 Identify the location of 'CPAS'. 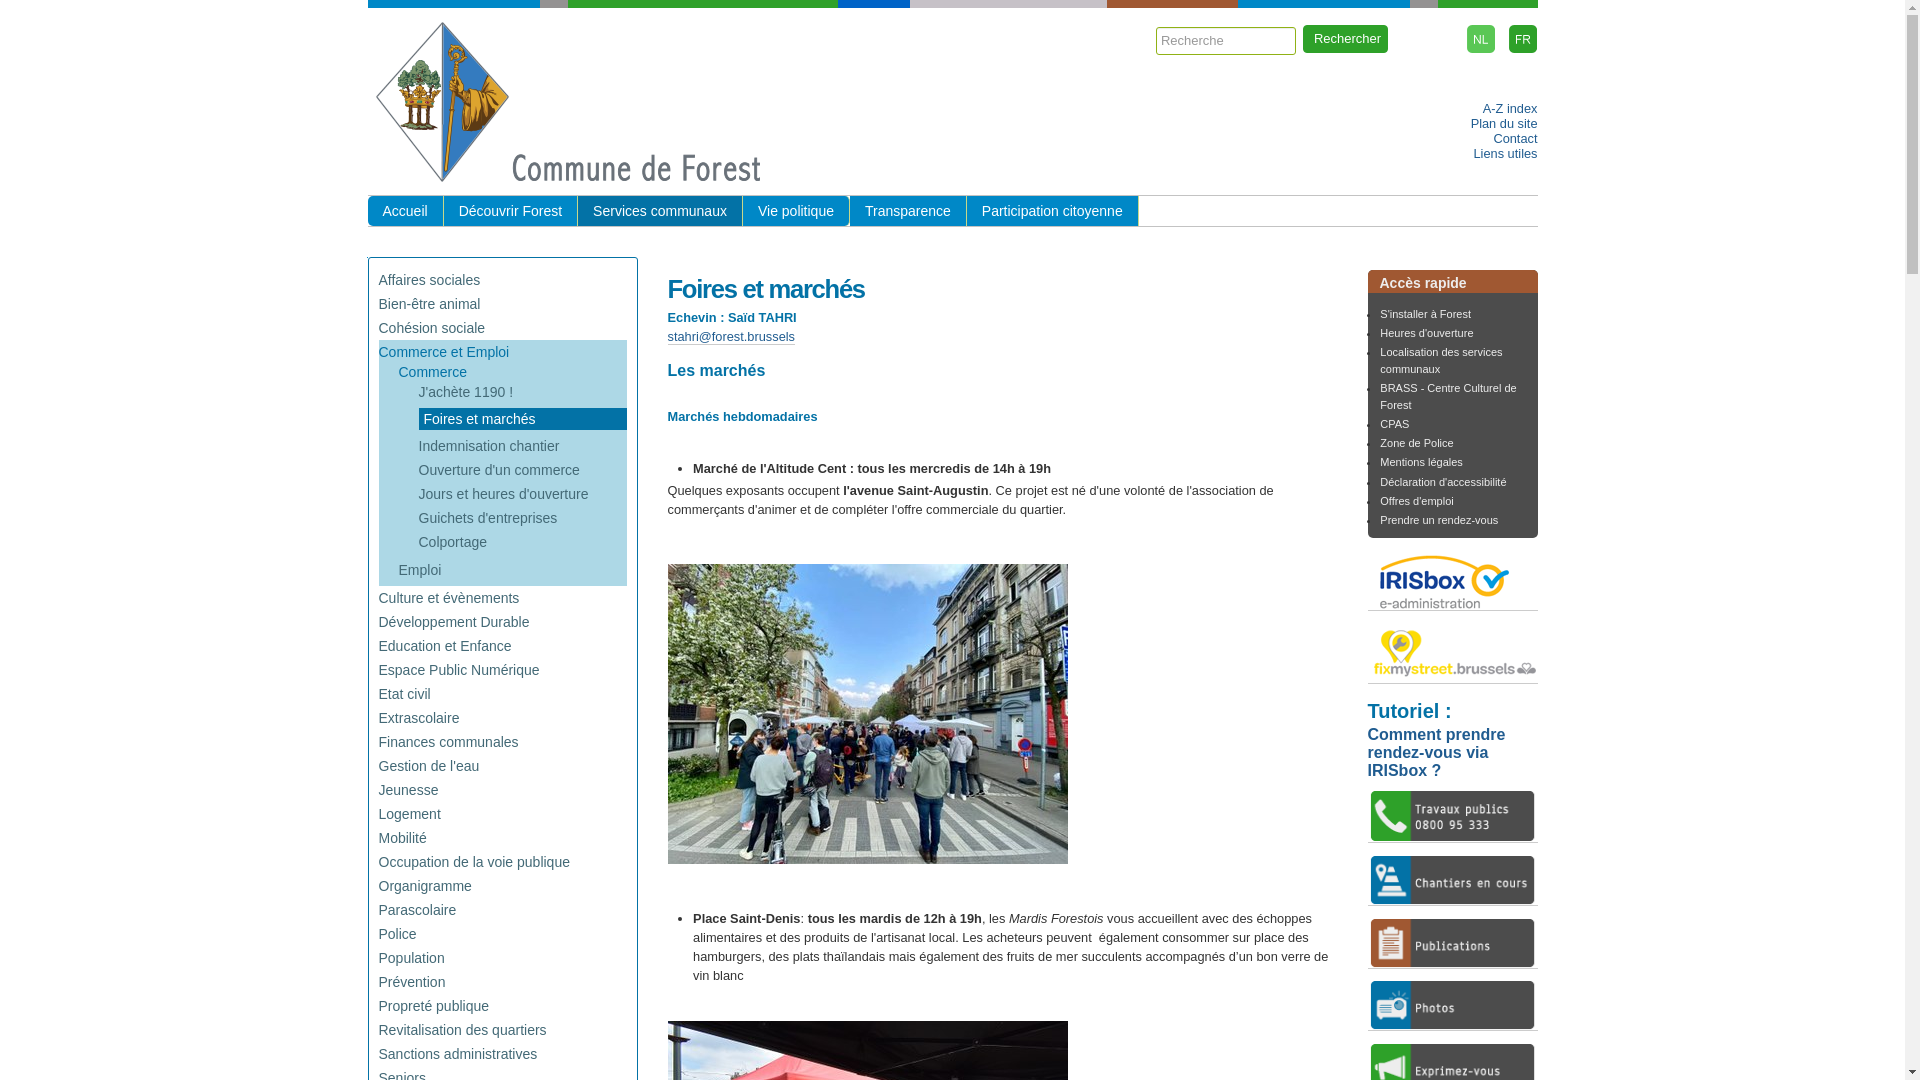
(1393, 423).